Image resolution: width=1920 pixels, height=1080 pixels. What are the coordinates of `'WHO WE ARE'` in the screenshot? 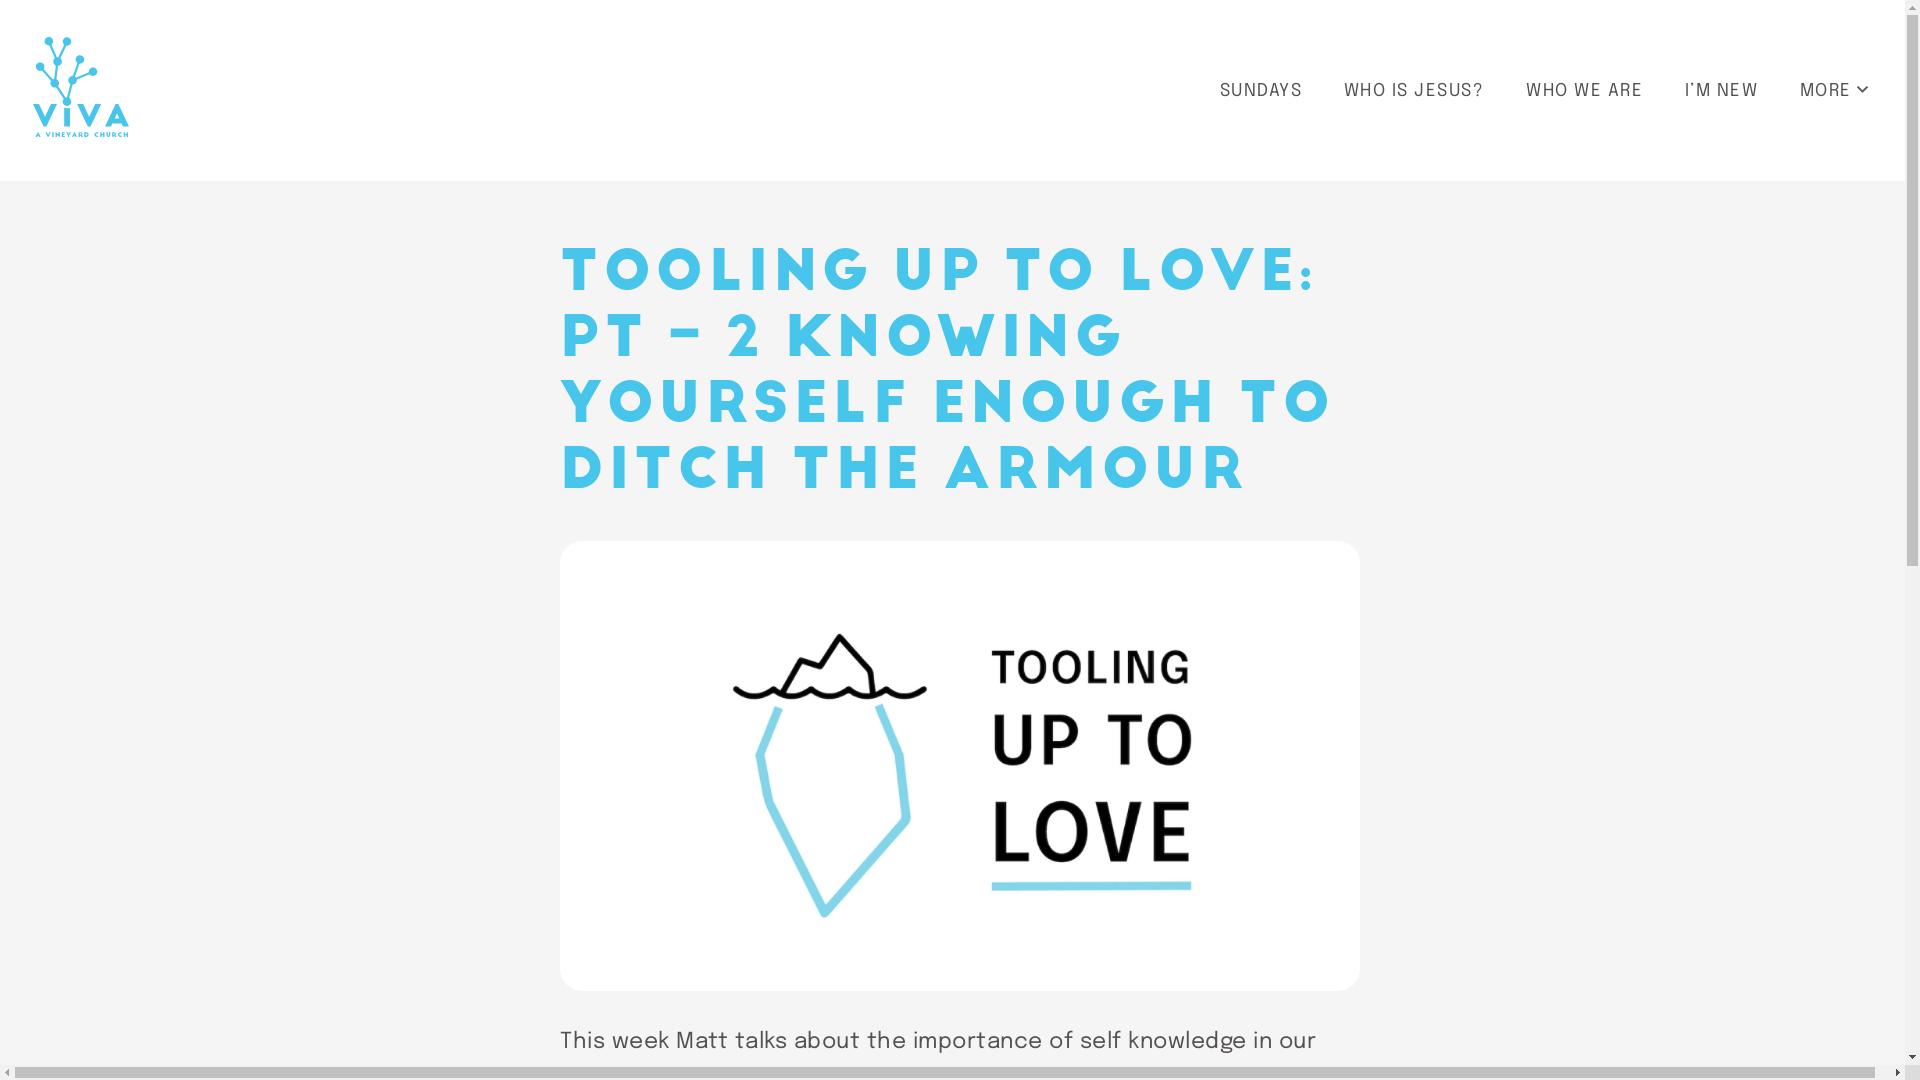 It's located at (1583, 91).